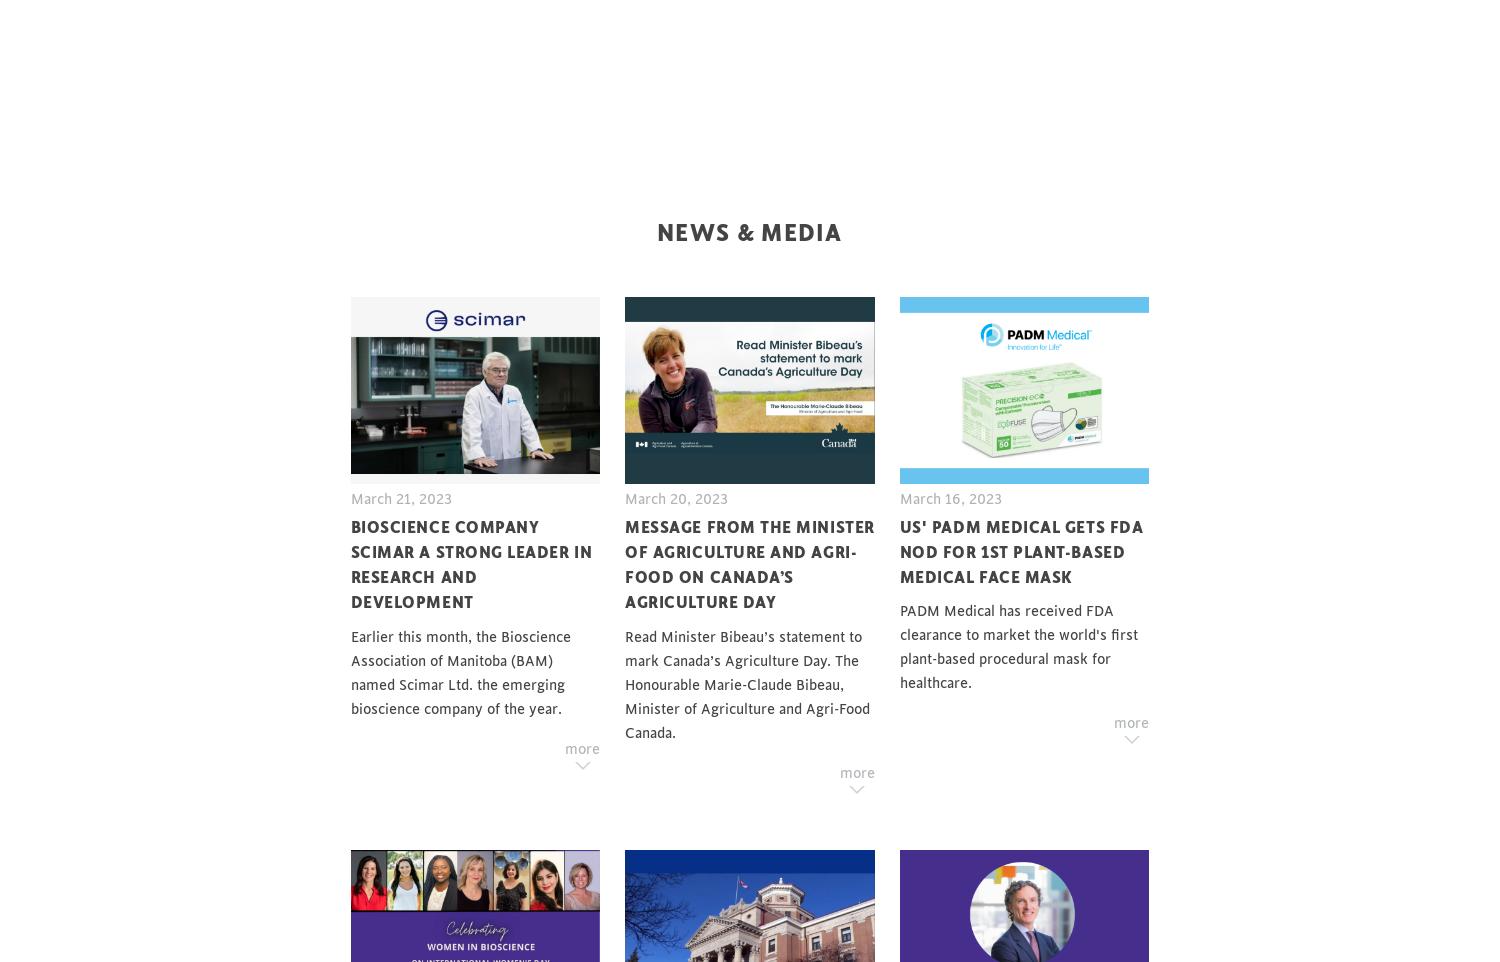 The height and width of the screenshot is (962, 1500). I want to click on 'What We do', so click(348, 159).